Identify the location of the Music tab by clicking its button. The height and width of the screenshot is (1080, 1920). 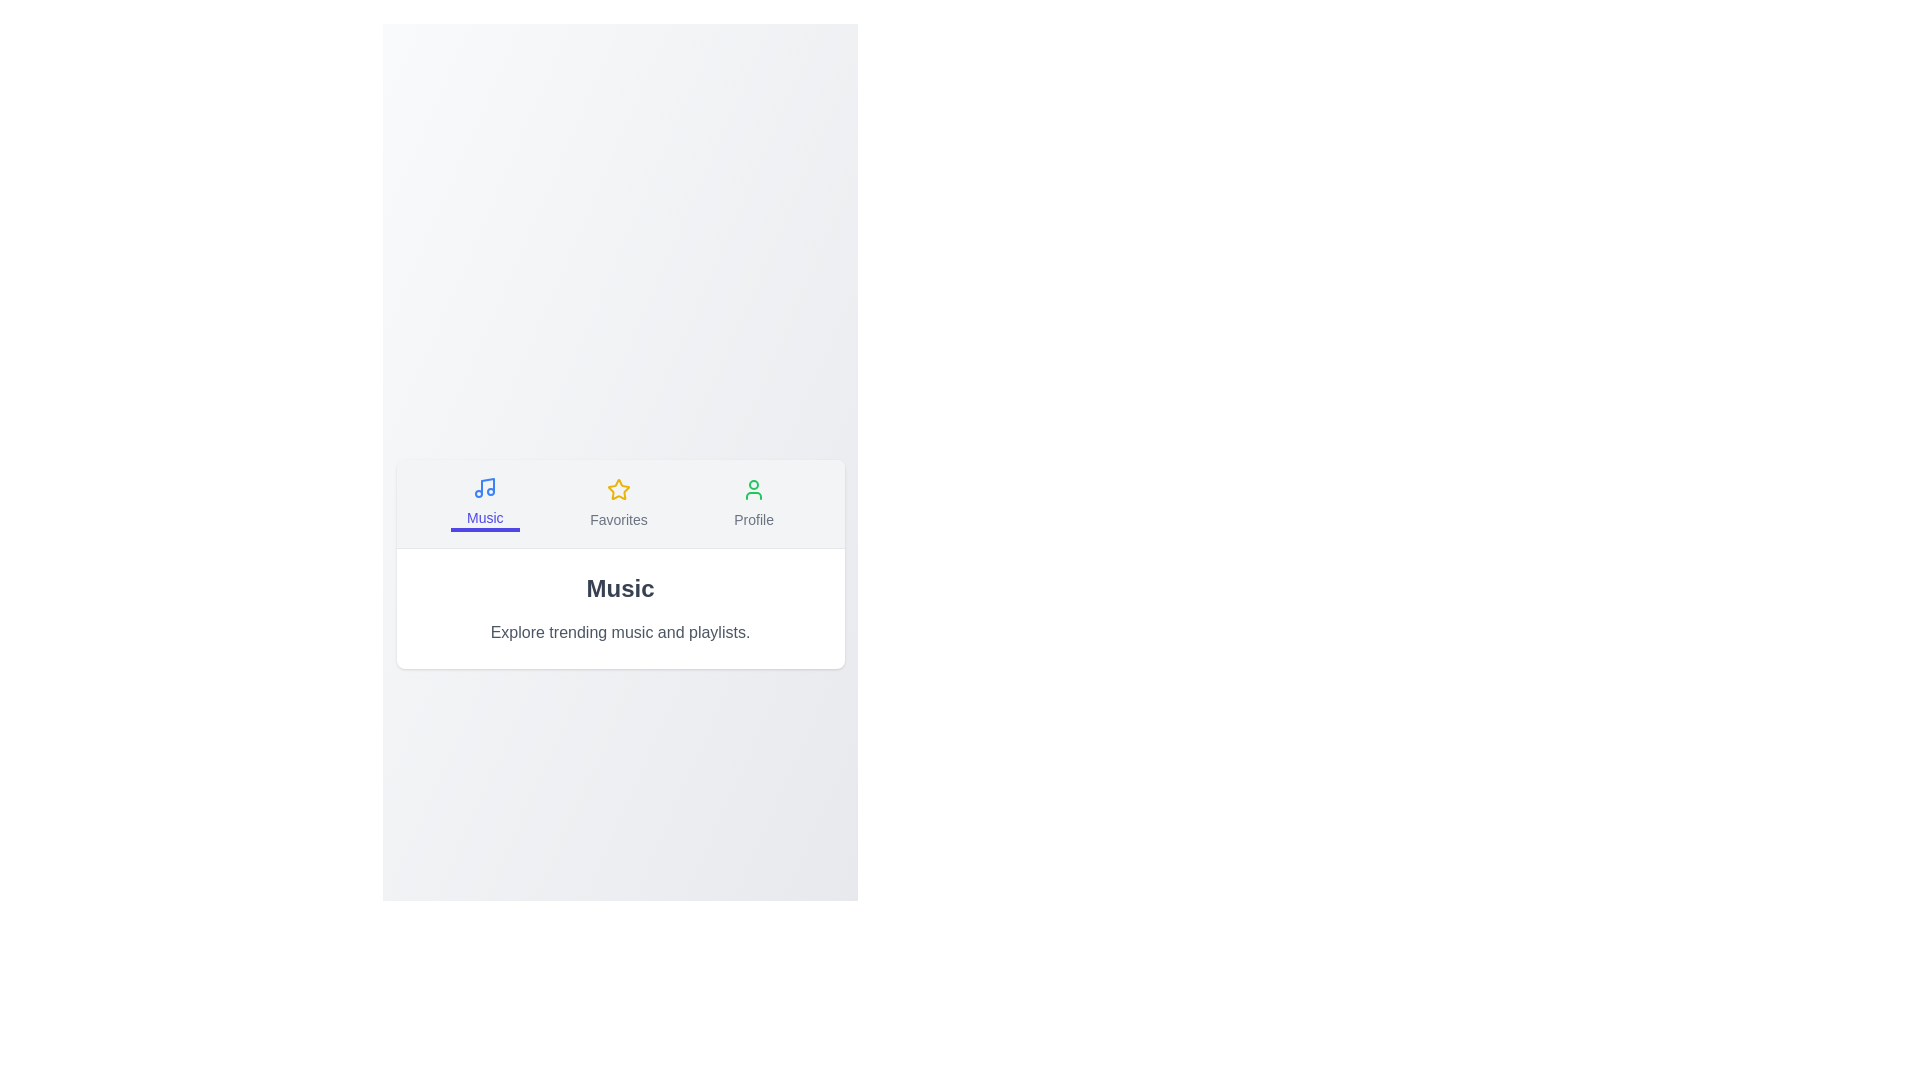
(484, 501).